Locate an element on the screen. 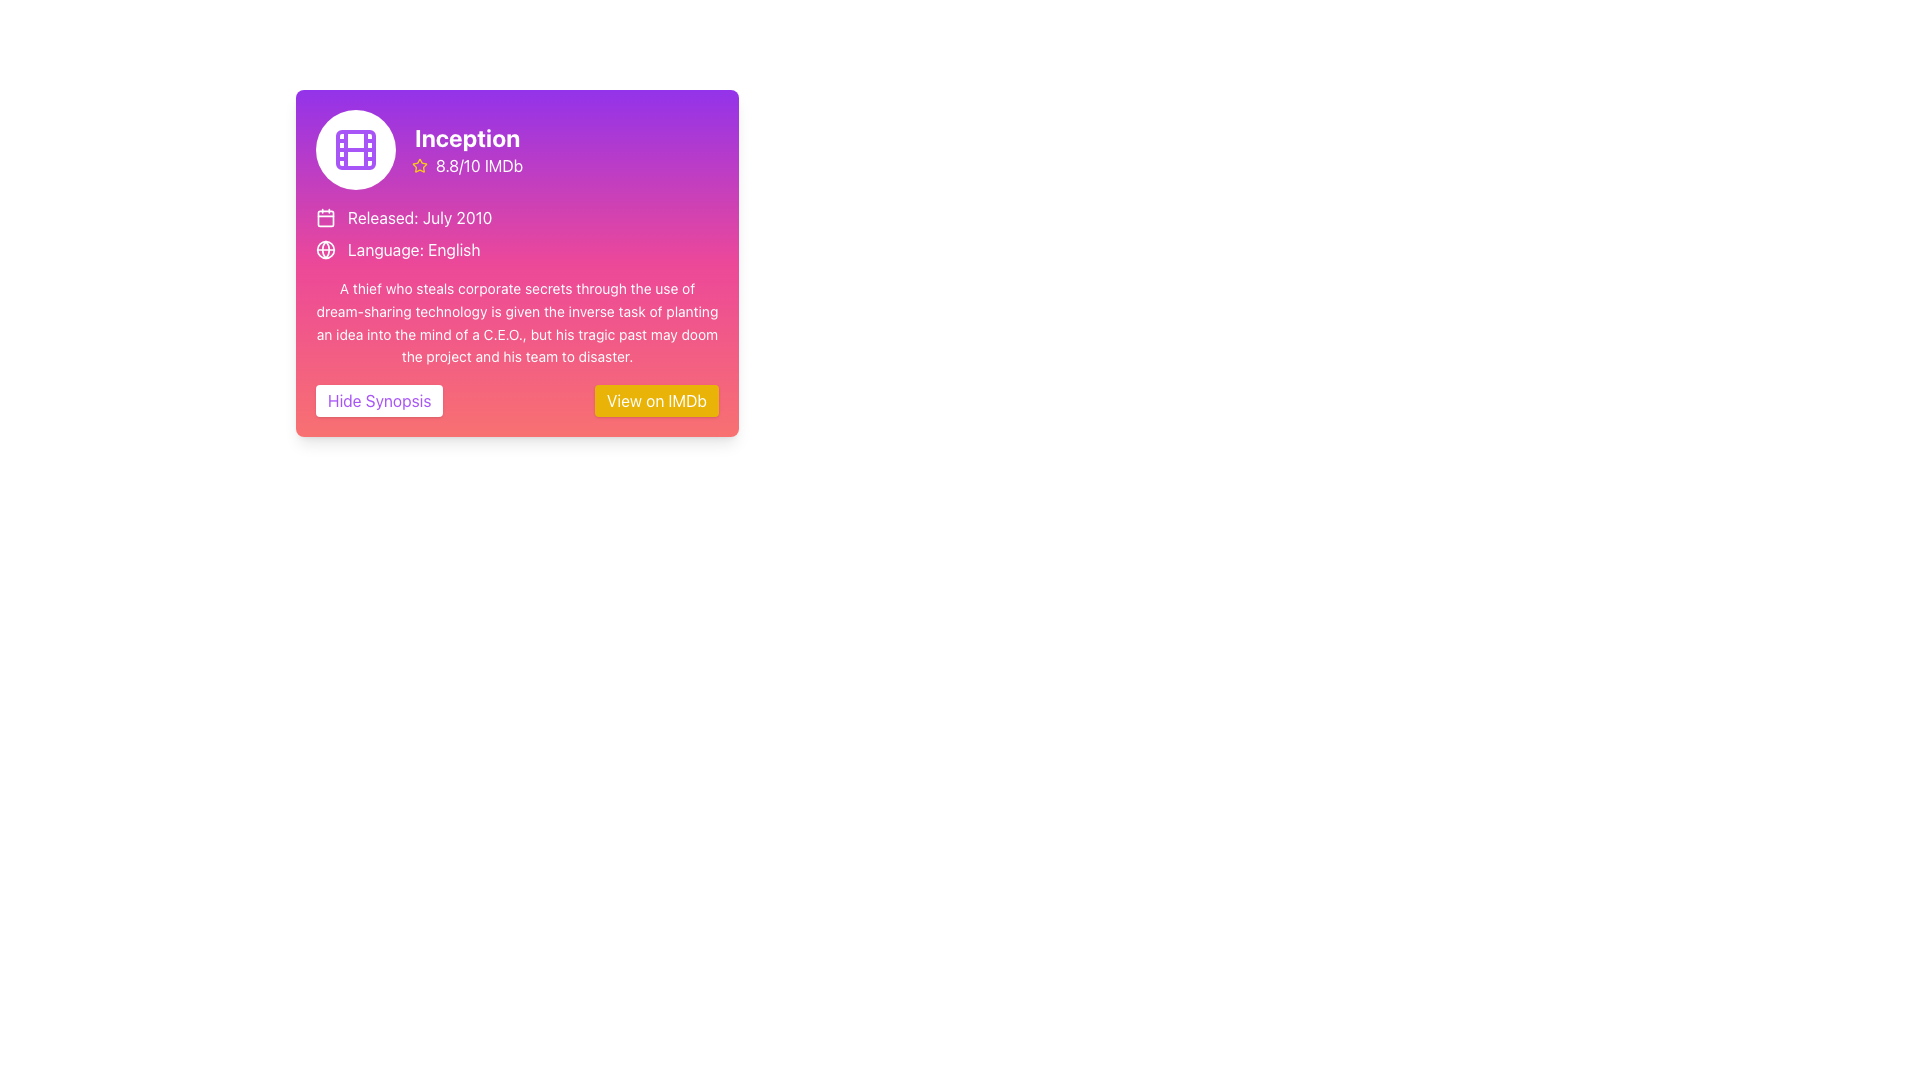 Image resolution: width=1920 pixels, height=1080 pixels. the centered rectangular element with a purple outline located within the film strip icon at the top-left corner of the card layout is located at coordinates (355, 149).